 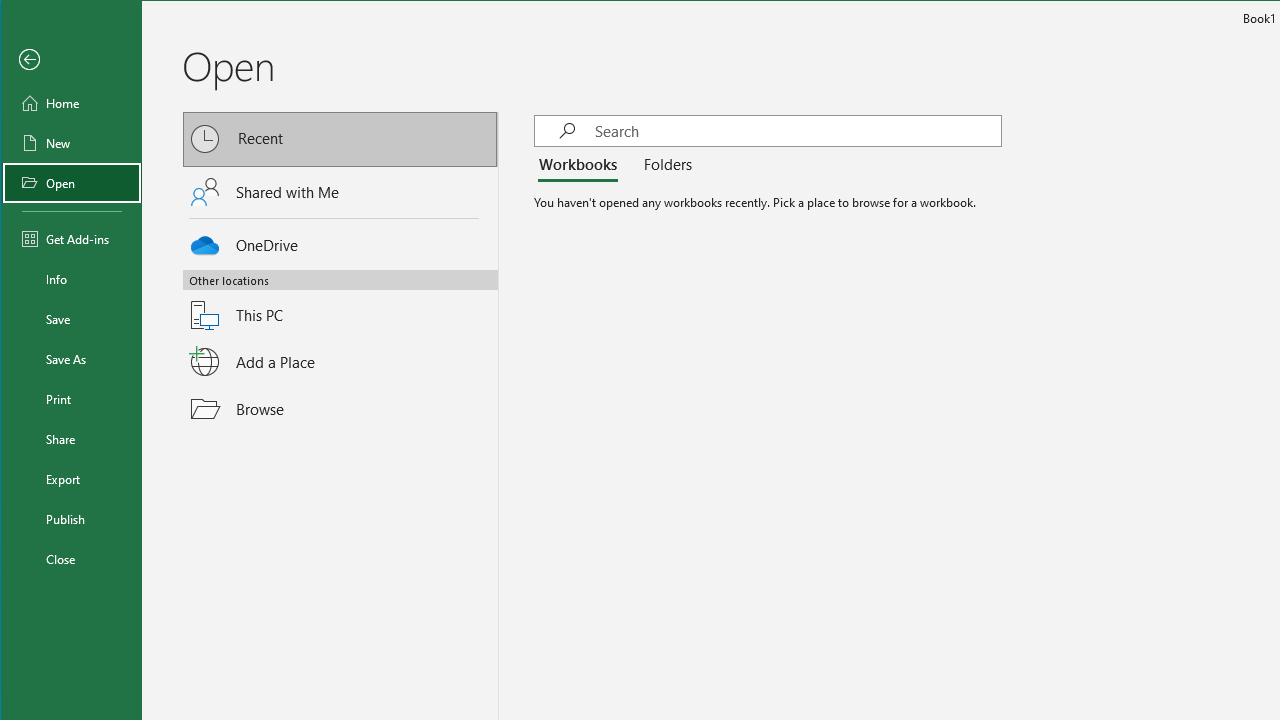 What do you see at coordinates (72, 279) in the screenshot?
I see `'Info'` at bounding box center [72, 279].